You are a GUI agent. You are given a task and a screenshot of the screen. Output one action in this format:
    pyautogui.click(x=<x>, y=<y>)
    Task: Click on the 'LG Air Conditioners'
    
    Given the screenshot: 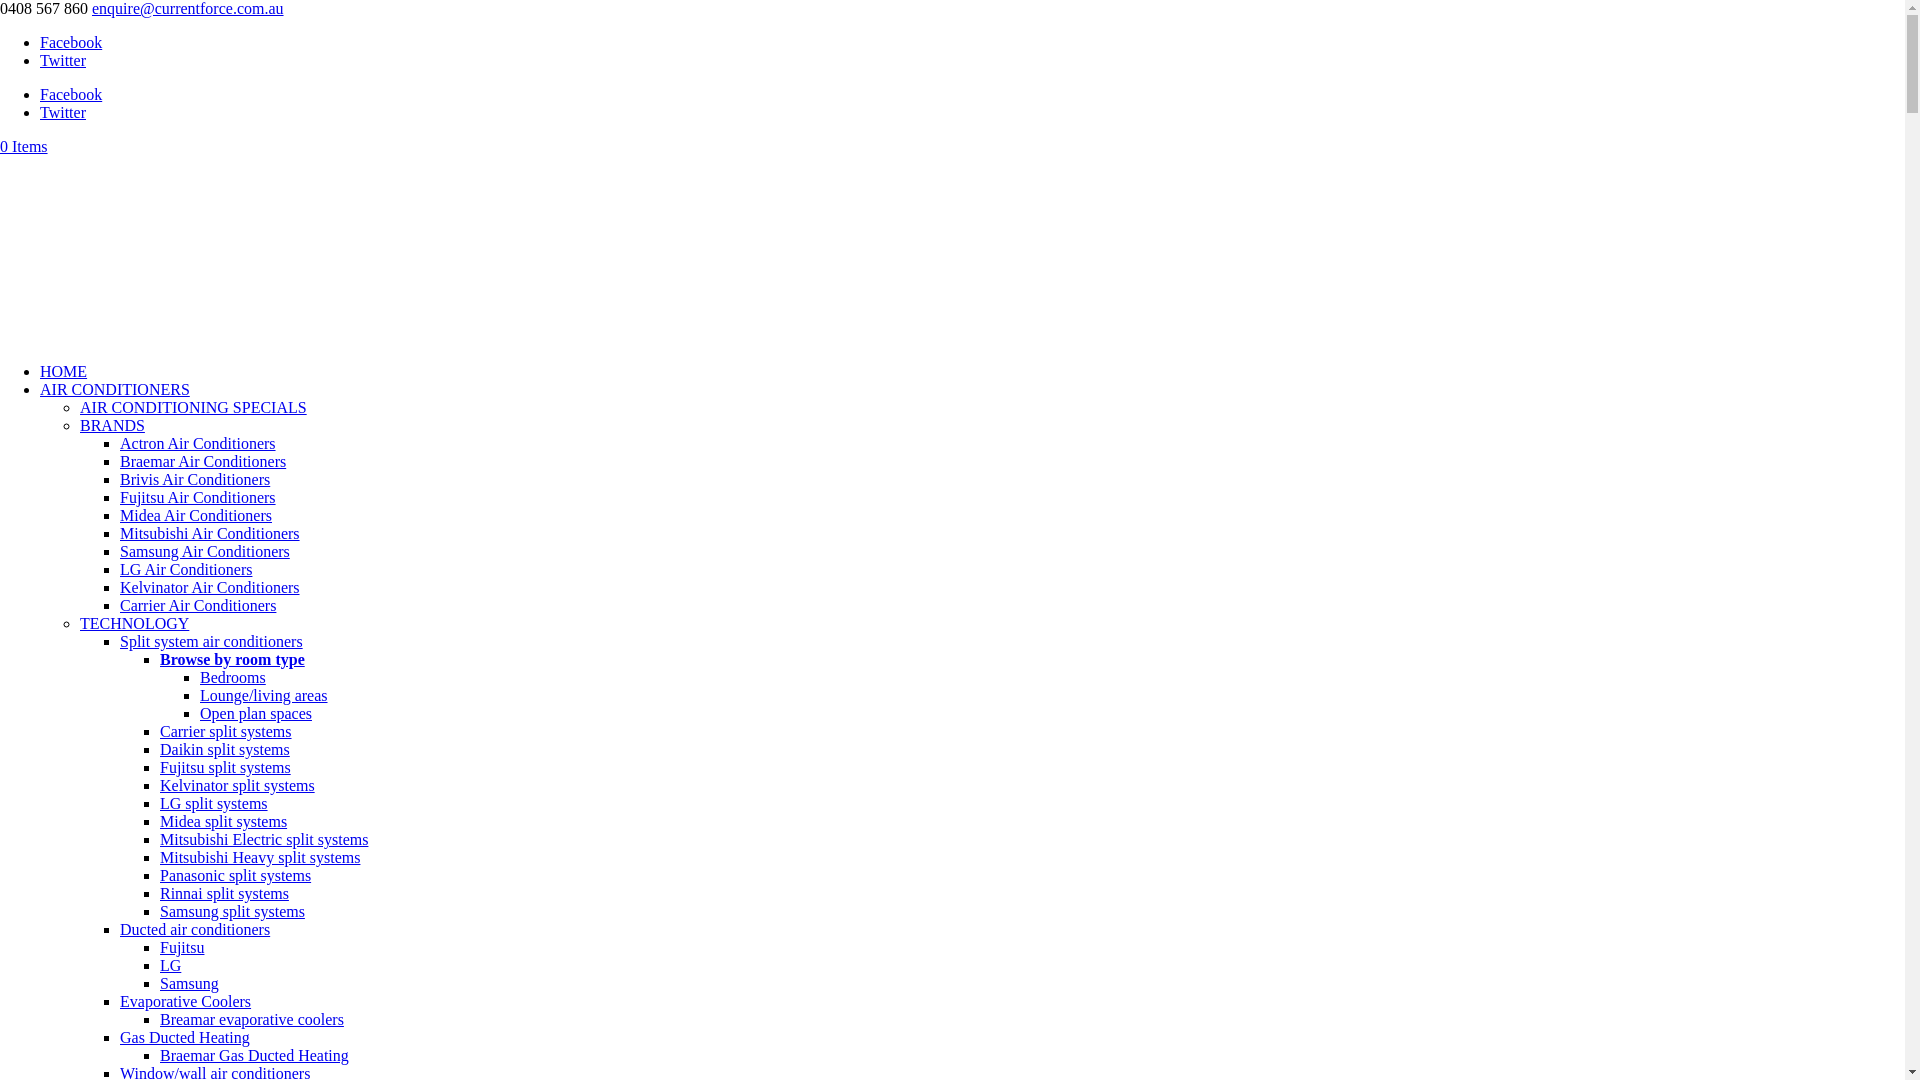 What is the action you would take?
    pyautogui.click(x=186, y=569)
    